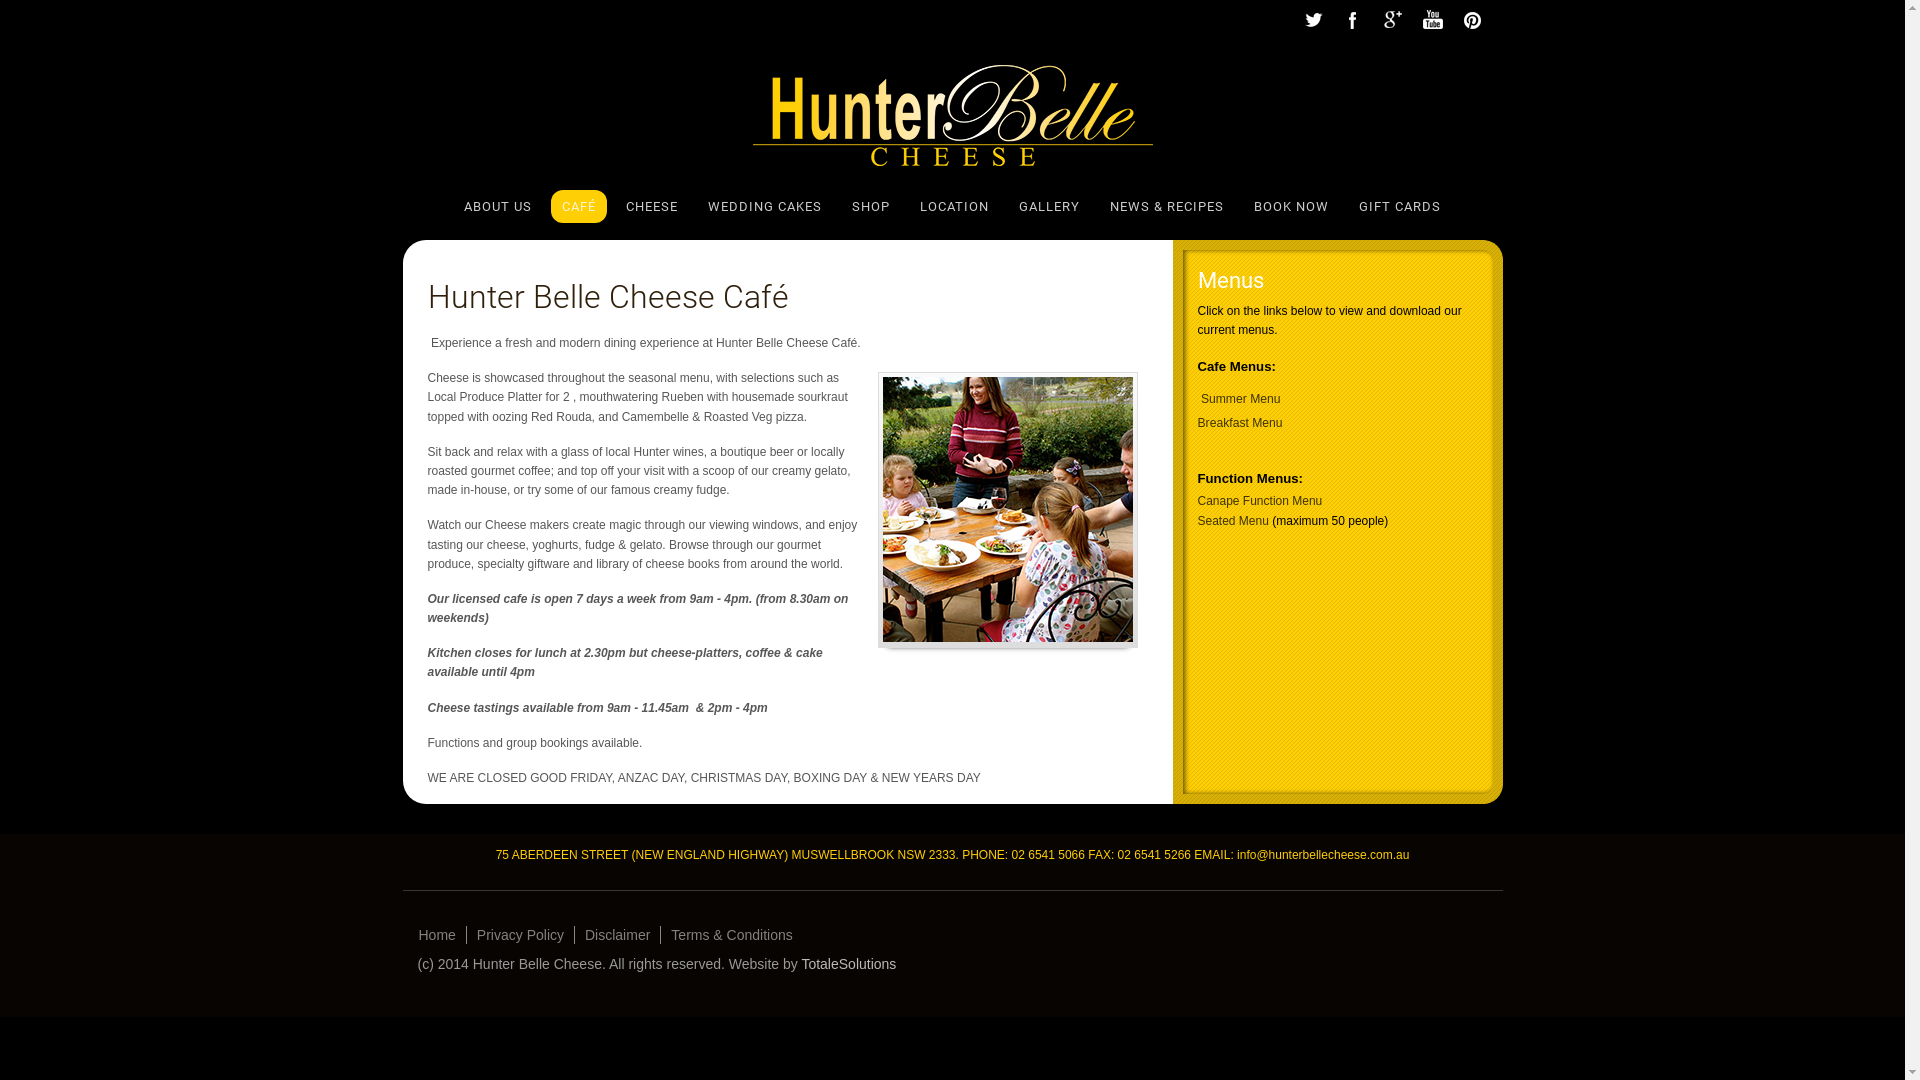 The height and width of the screenshot is (1080, 1920). I want to click on 'NEWS & RECIPES', so click(1166, 206).